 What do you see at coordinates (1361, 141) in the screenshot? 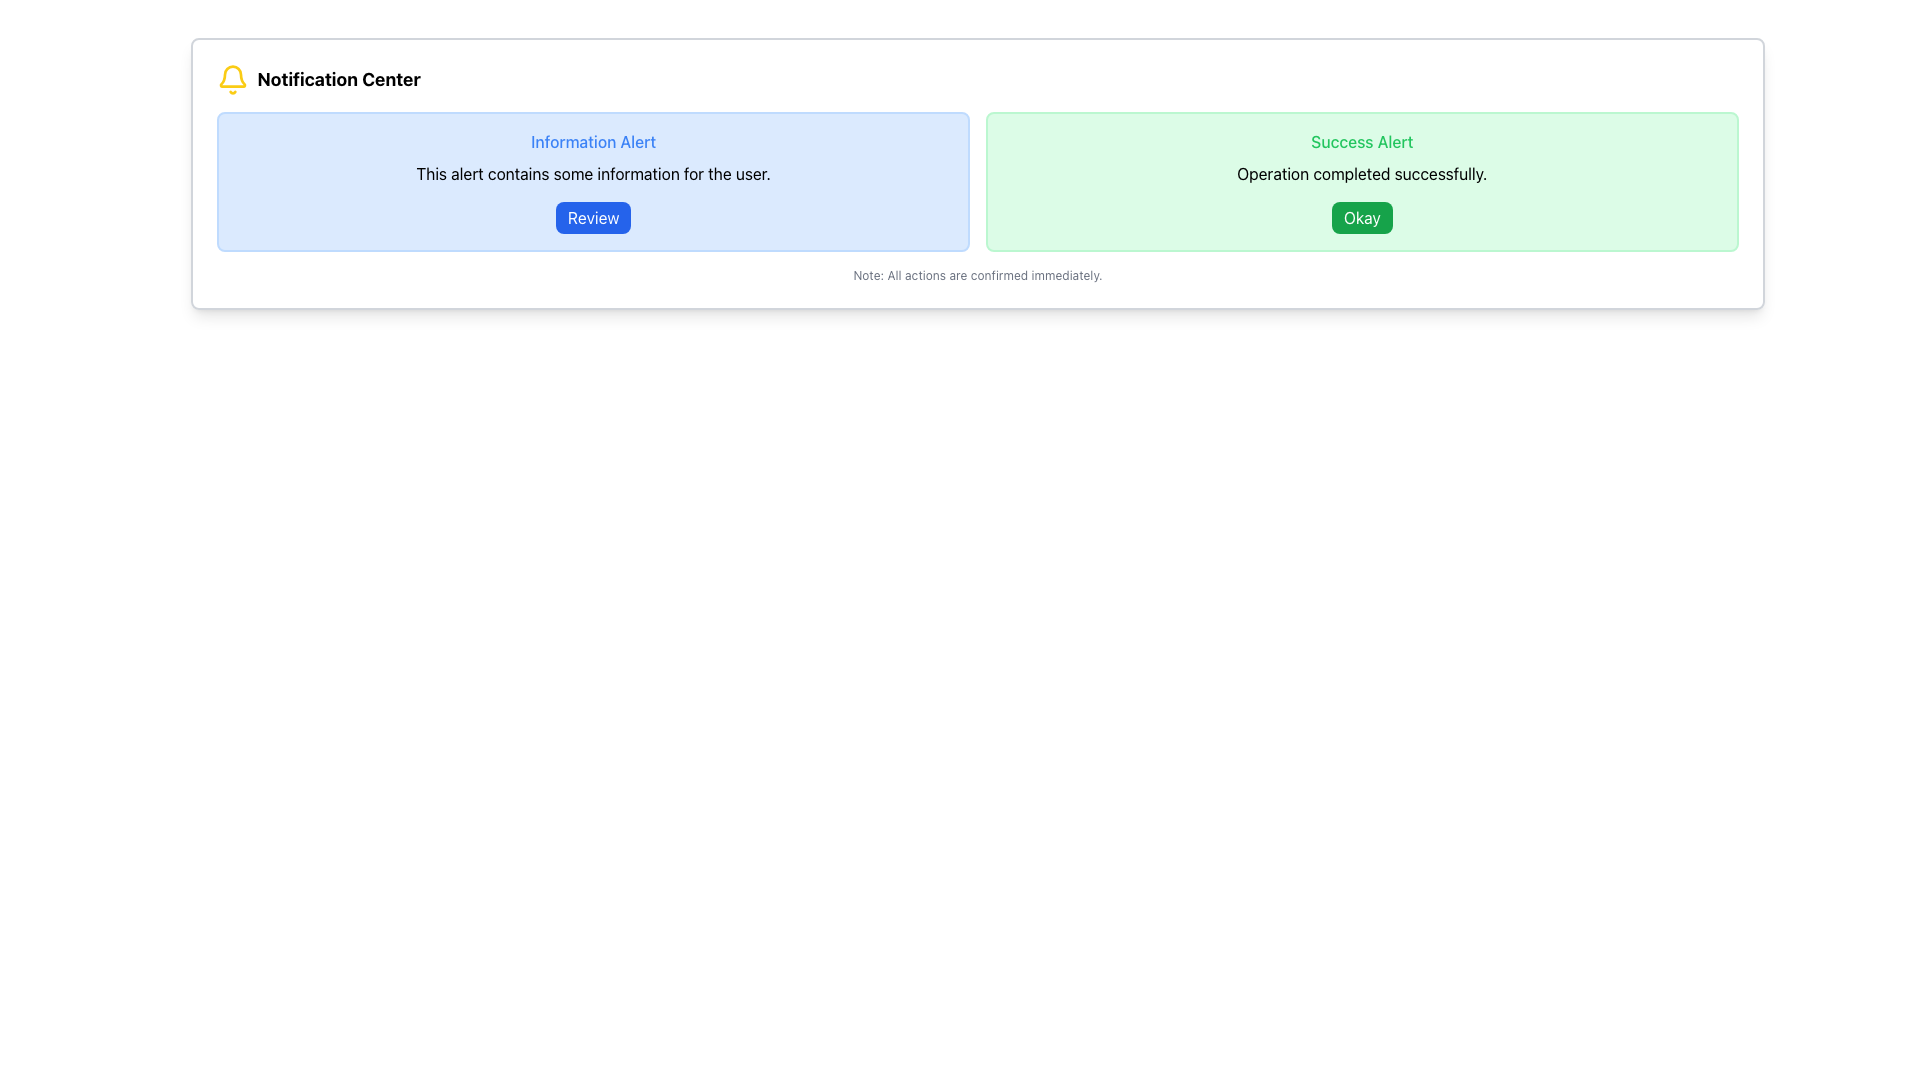
I see `the text label displaying 'Success Alert' which is in medium green font on a light green background, located above the 'Operation completed successfully.' text and the 'Okay' button` at bounding box center [1361, 141].